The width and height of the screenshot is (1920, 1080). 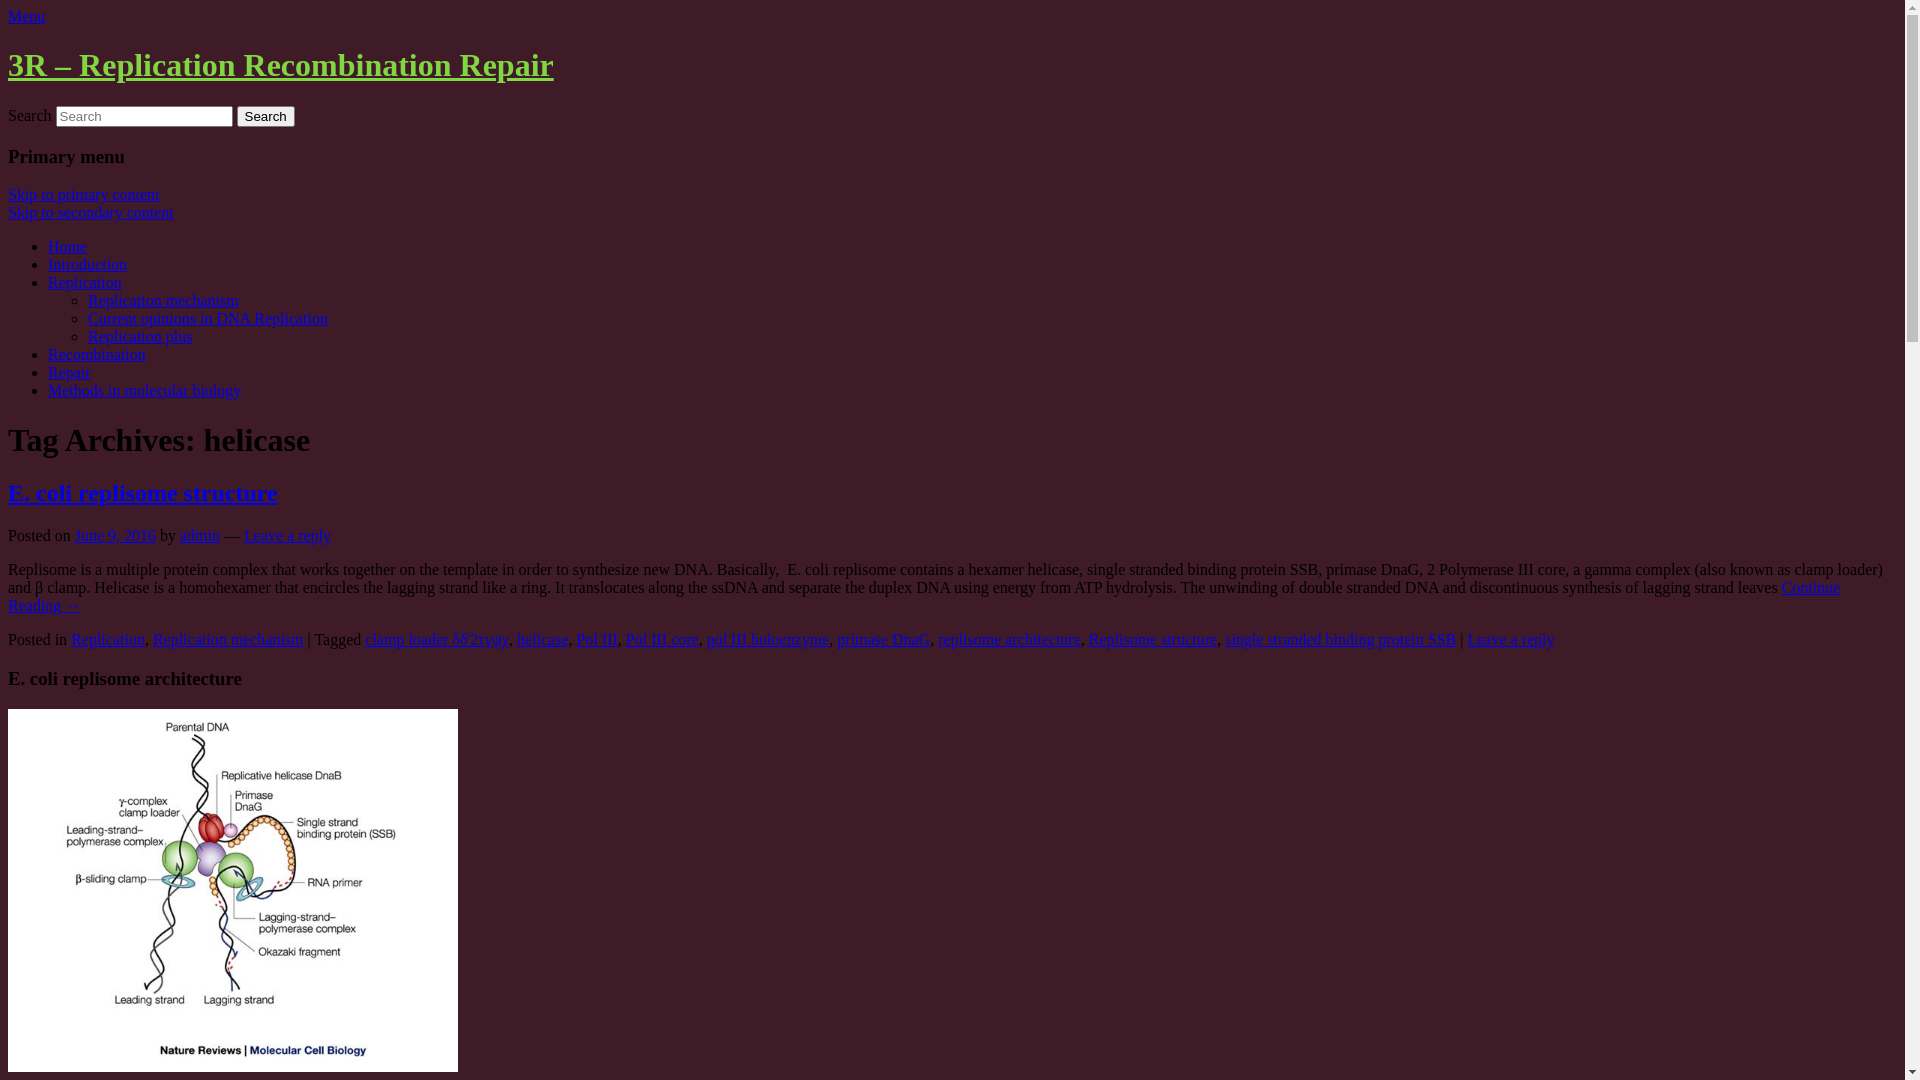 What do you see at coordinates (1152, 639) in the screenshot?
I see `'Replisome structure'` at bounding box center [1152, 639].